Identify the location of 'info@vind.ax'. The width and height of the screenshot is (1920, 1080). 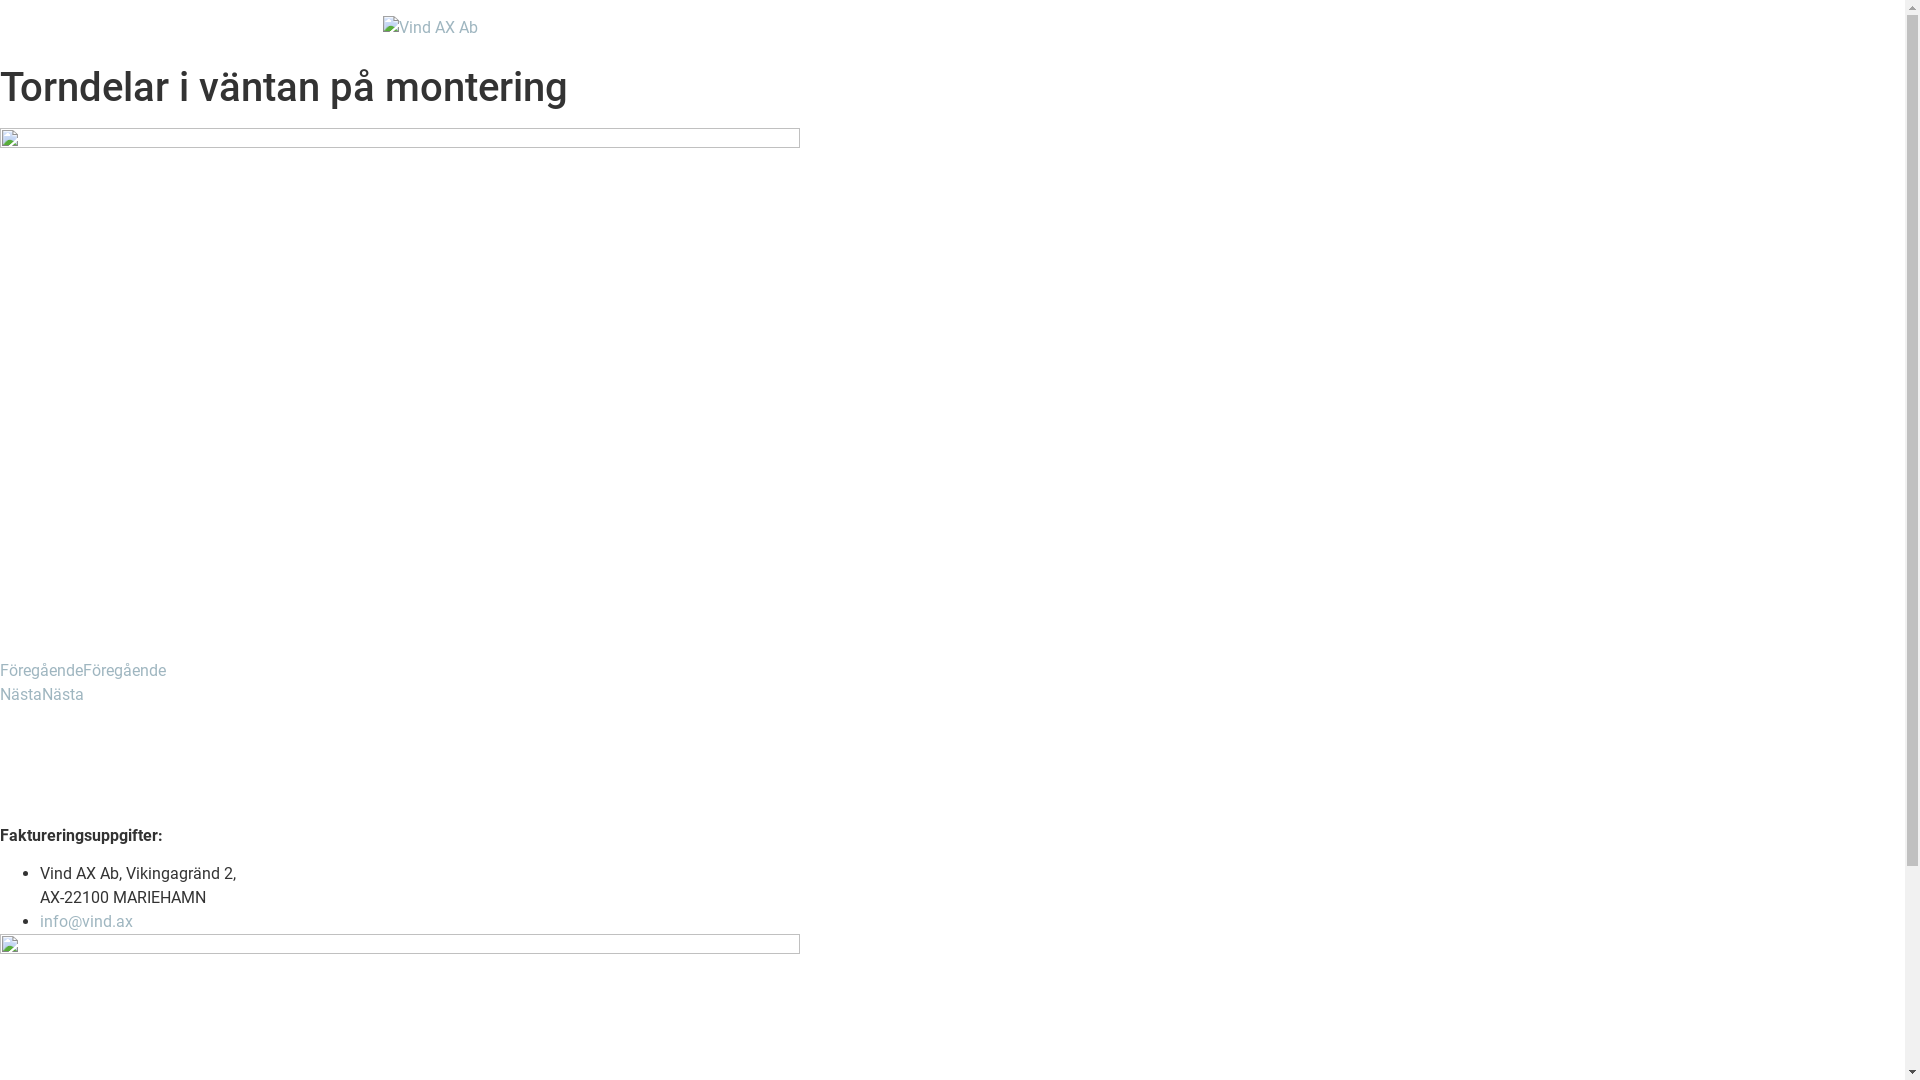
(85, 921).